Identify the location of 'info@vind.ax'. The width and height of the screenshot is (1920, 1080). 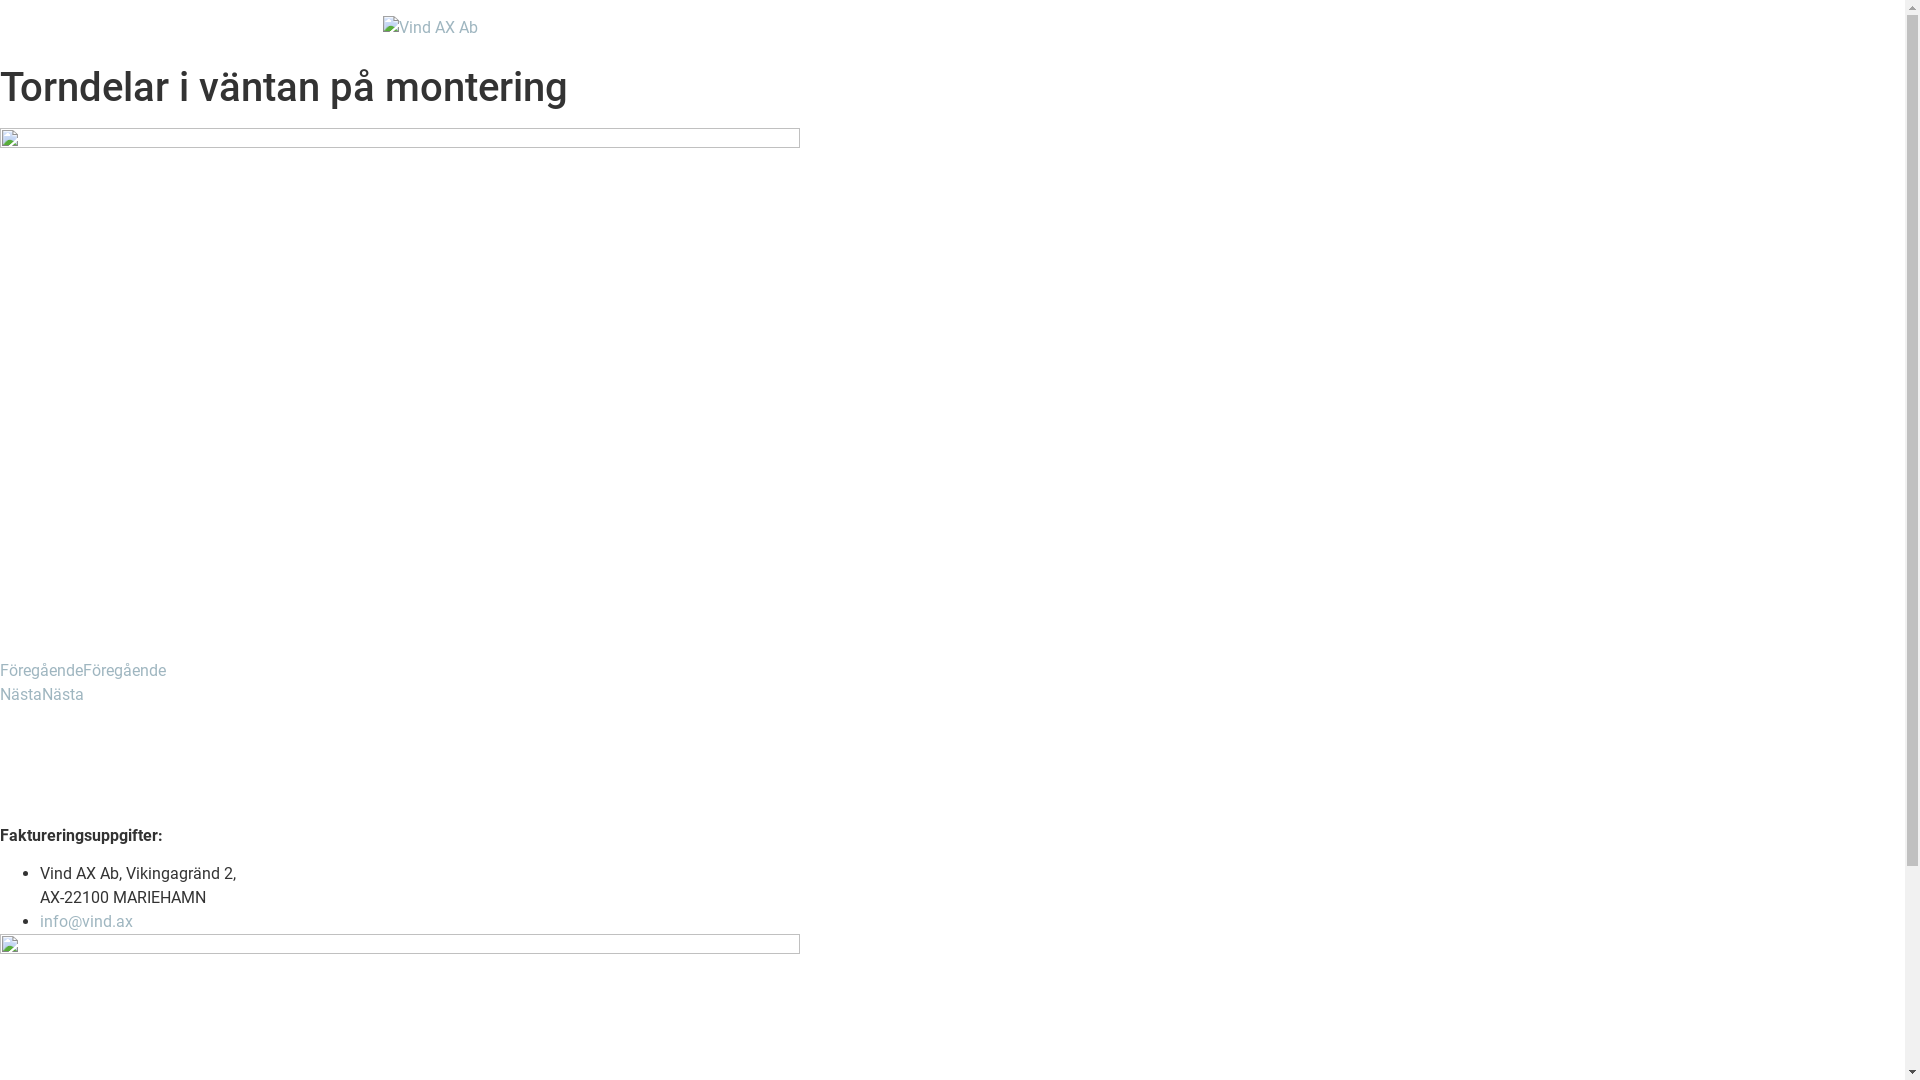
(85, 921).